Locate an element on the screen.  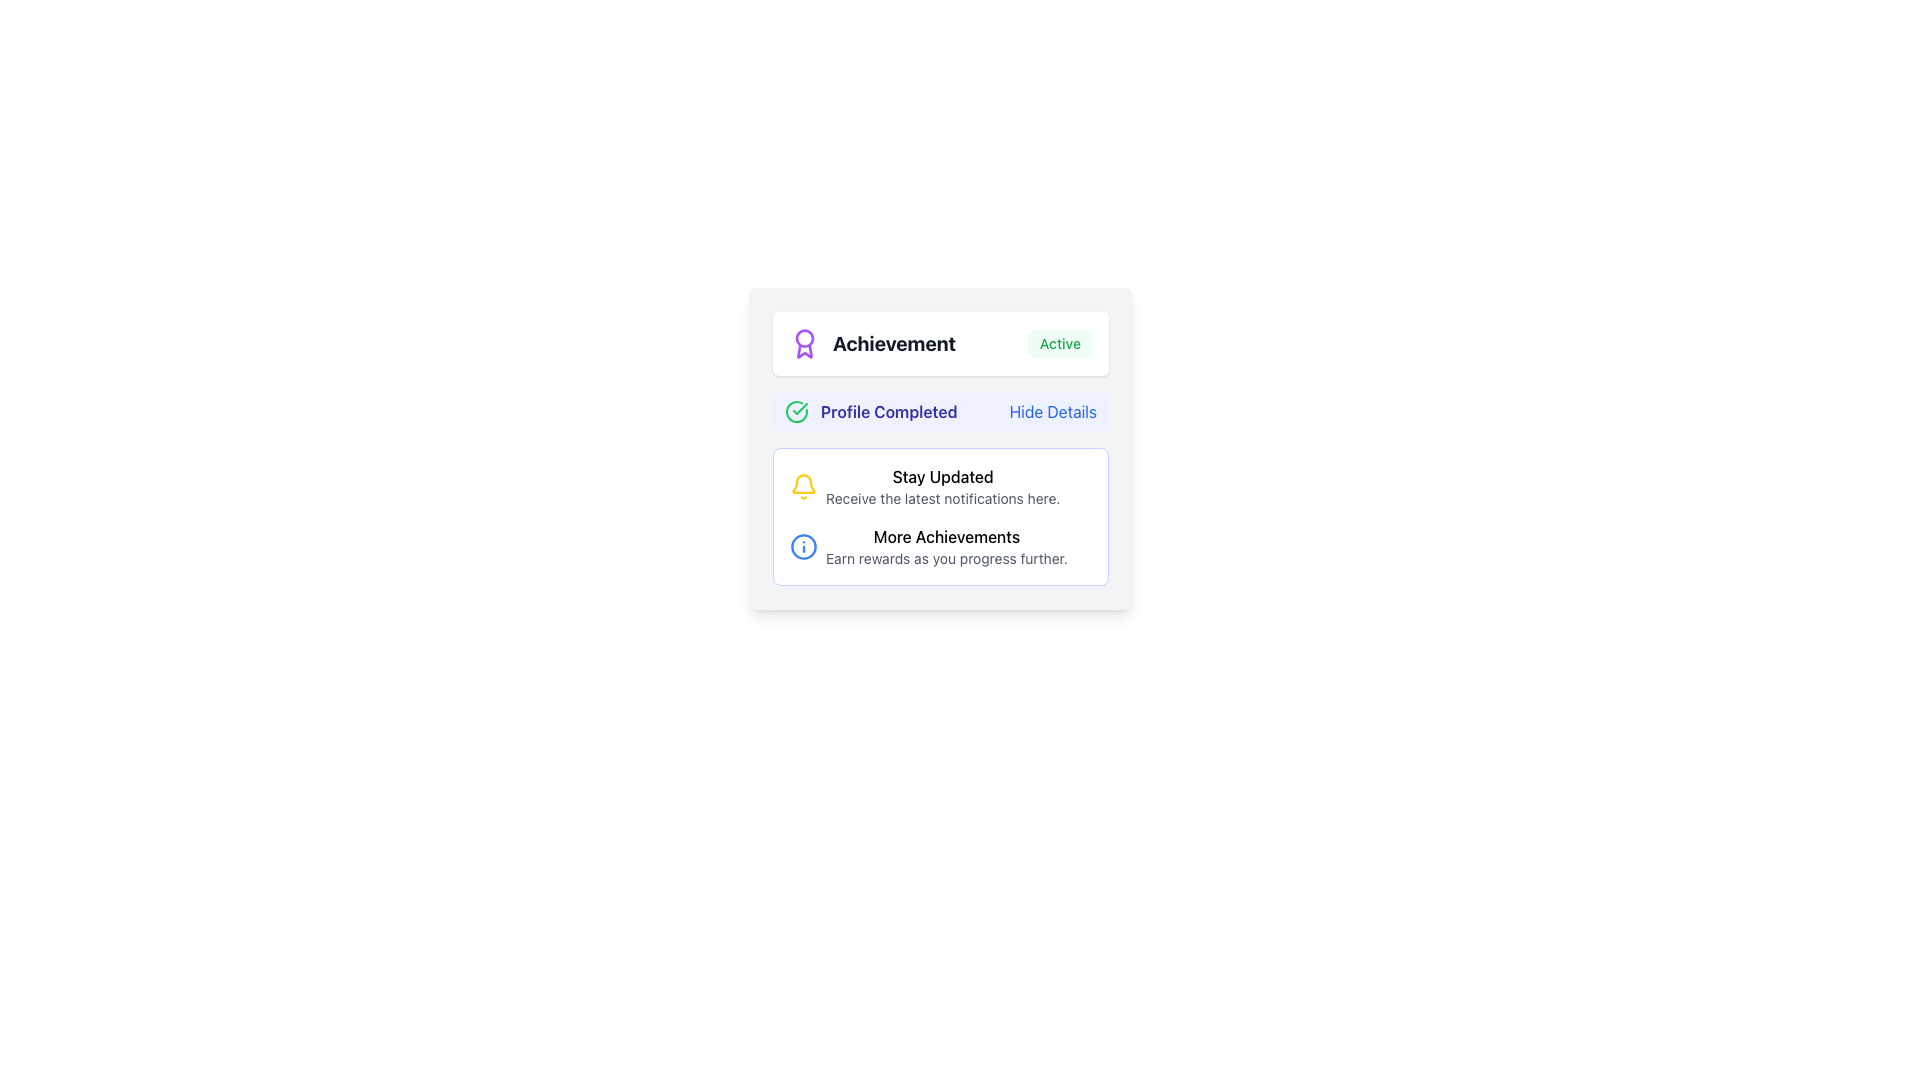
the bell icon for notifications, which is located near the text 'Achievement' in the top-left portion of the interface is located at coordinates (804, 484).